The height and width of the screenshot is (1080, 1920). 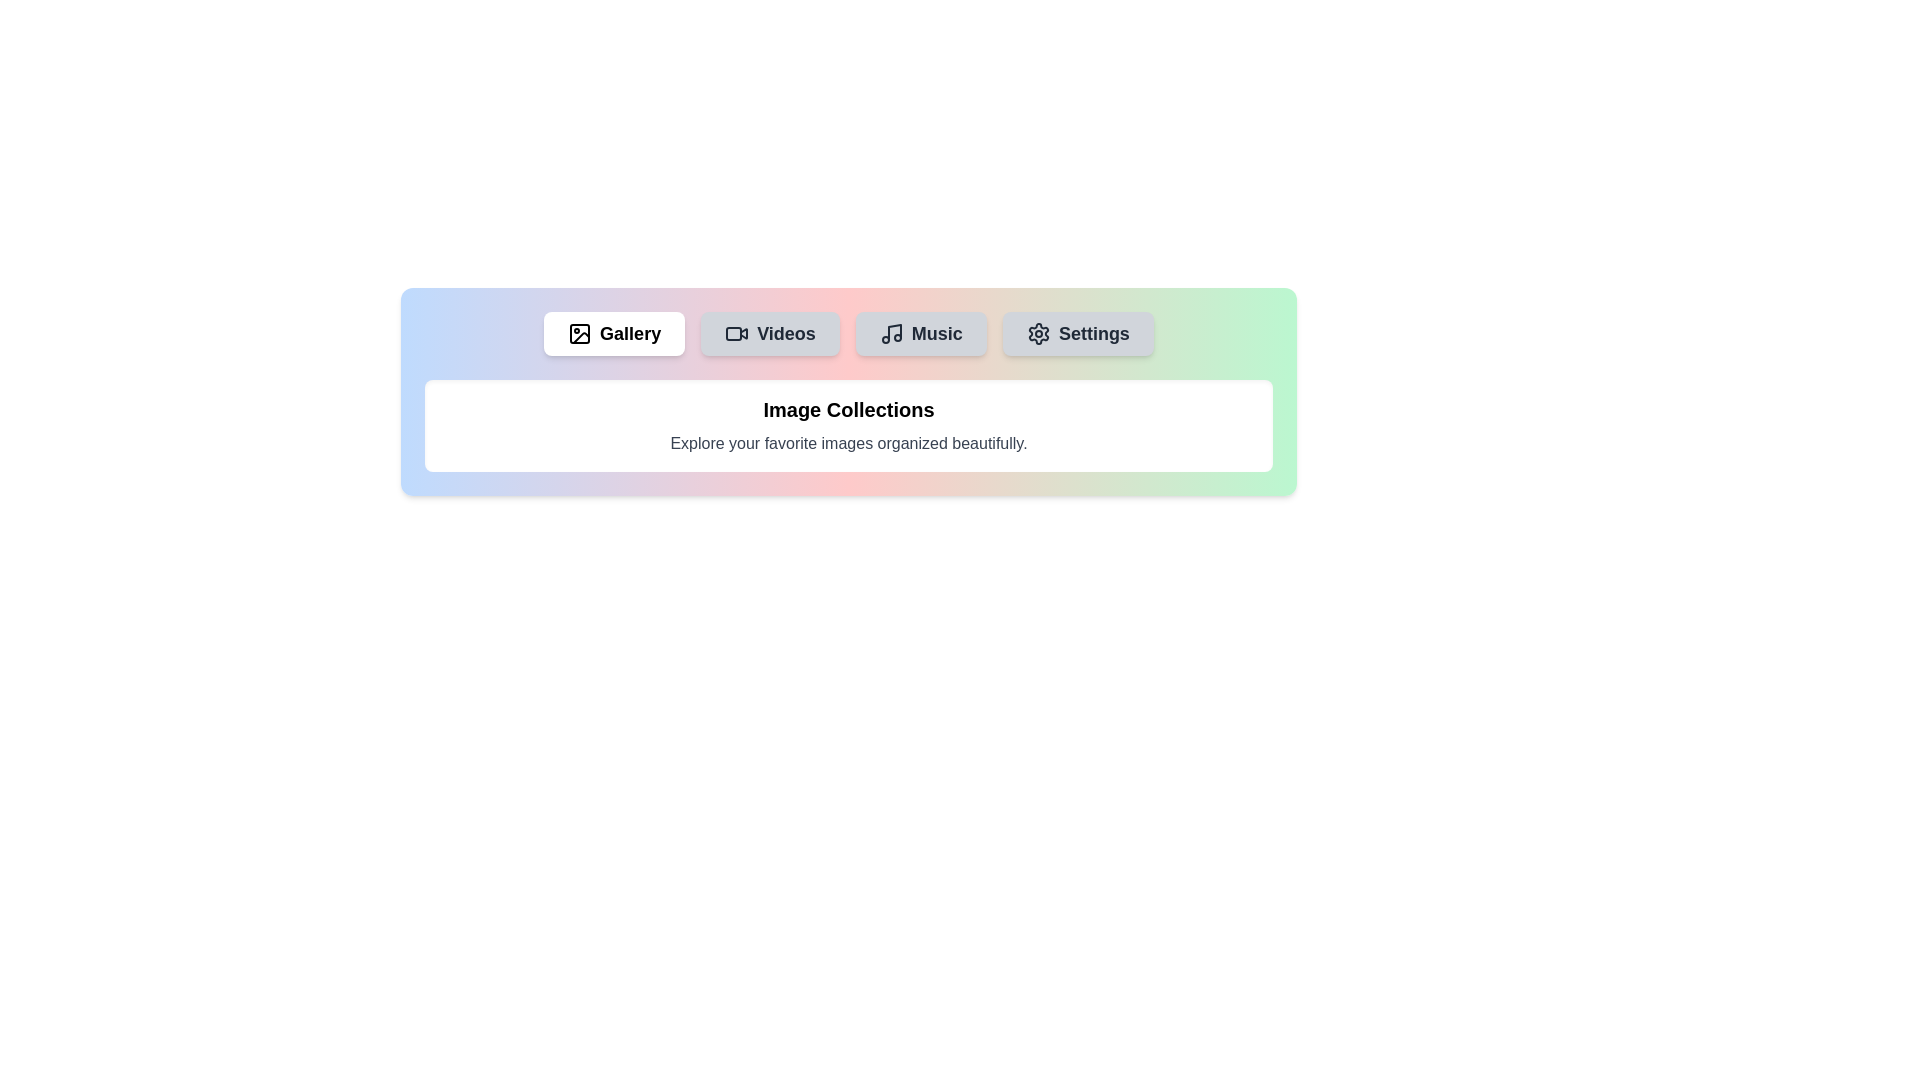 What do you see at coordinates (613, 333) in the screenshot?
I see `the tab labeled Gallery` at bounding box center [613, 333].